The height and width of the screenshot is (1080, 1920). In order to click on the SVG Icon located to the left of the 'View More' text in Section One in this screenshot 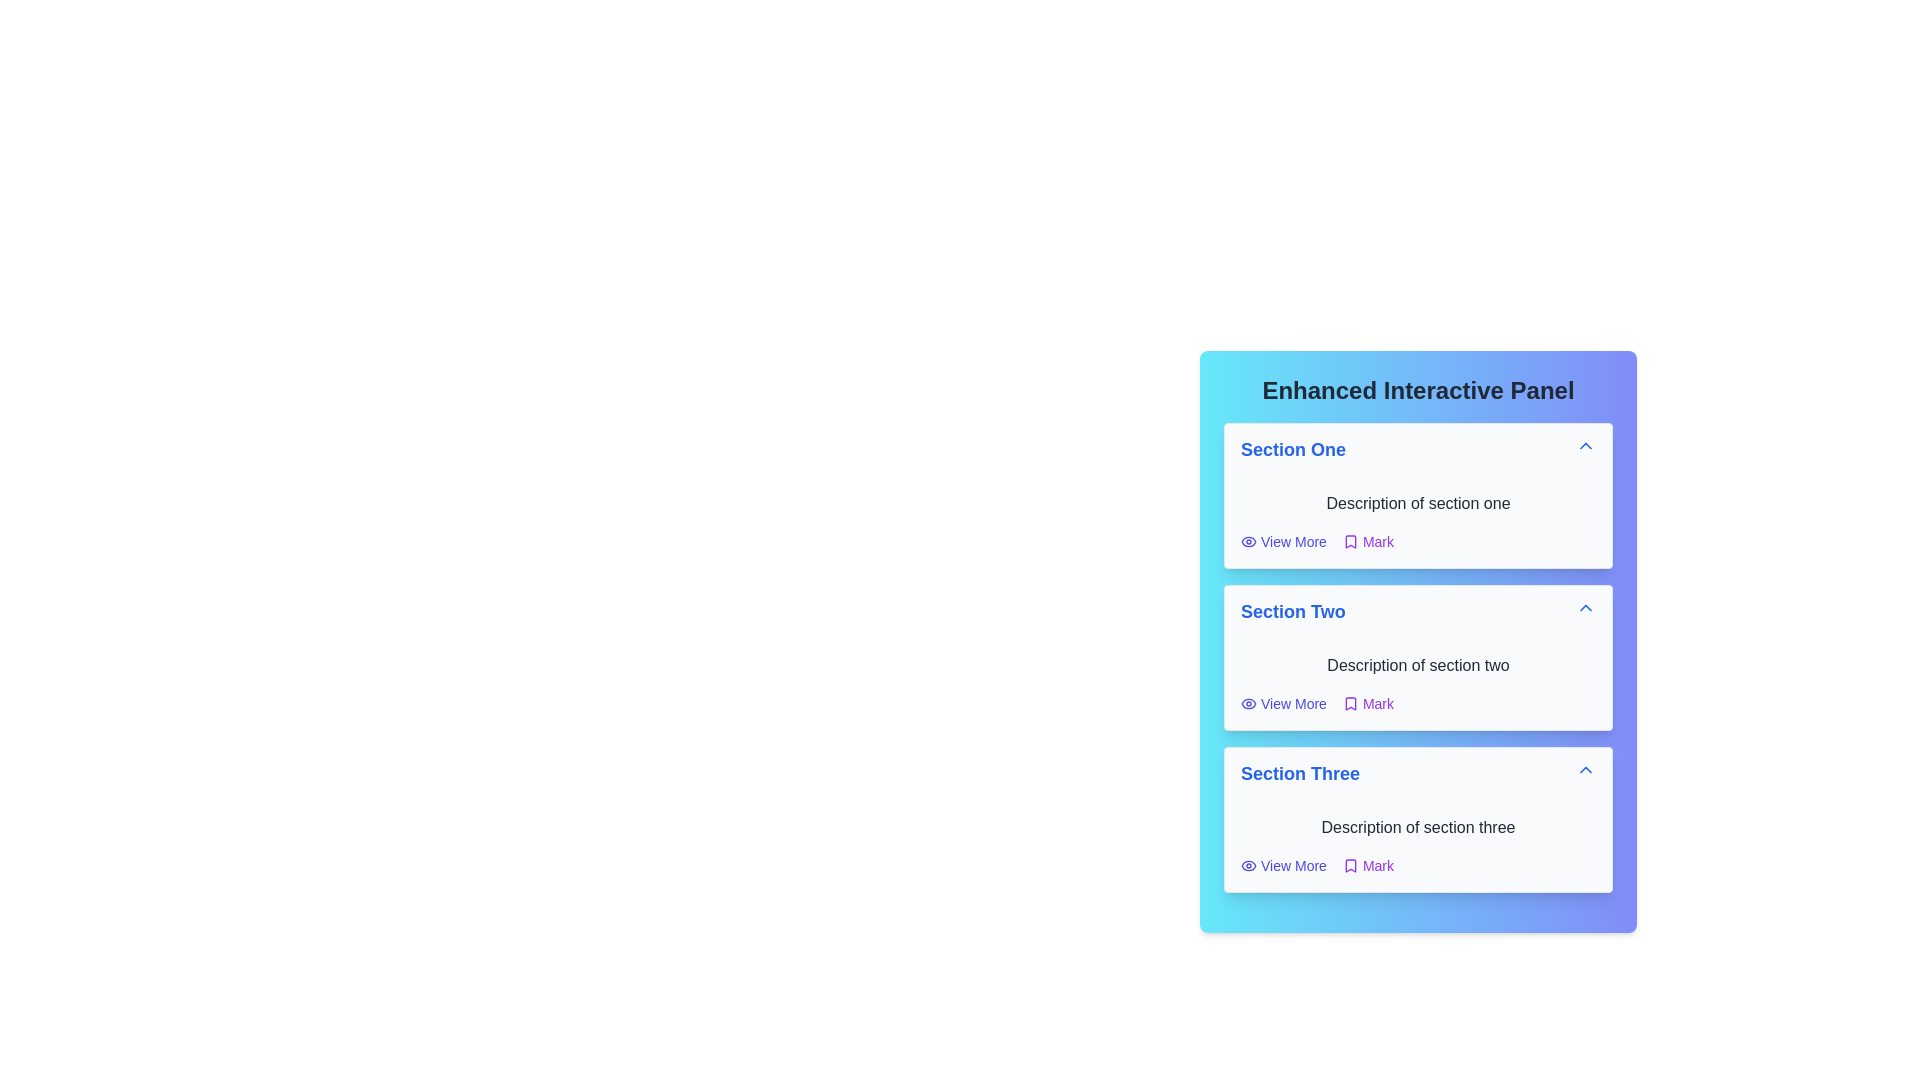, I will do `click(1247, 542)`.